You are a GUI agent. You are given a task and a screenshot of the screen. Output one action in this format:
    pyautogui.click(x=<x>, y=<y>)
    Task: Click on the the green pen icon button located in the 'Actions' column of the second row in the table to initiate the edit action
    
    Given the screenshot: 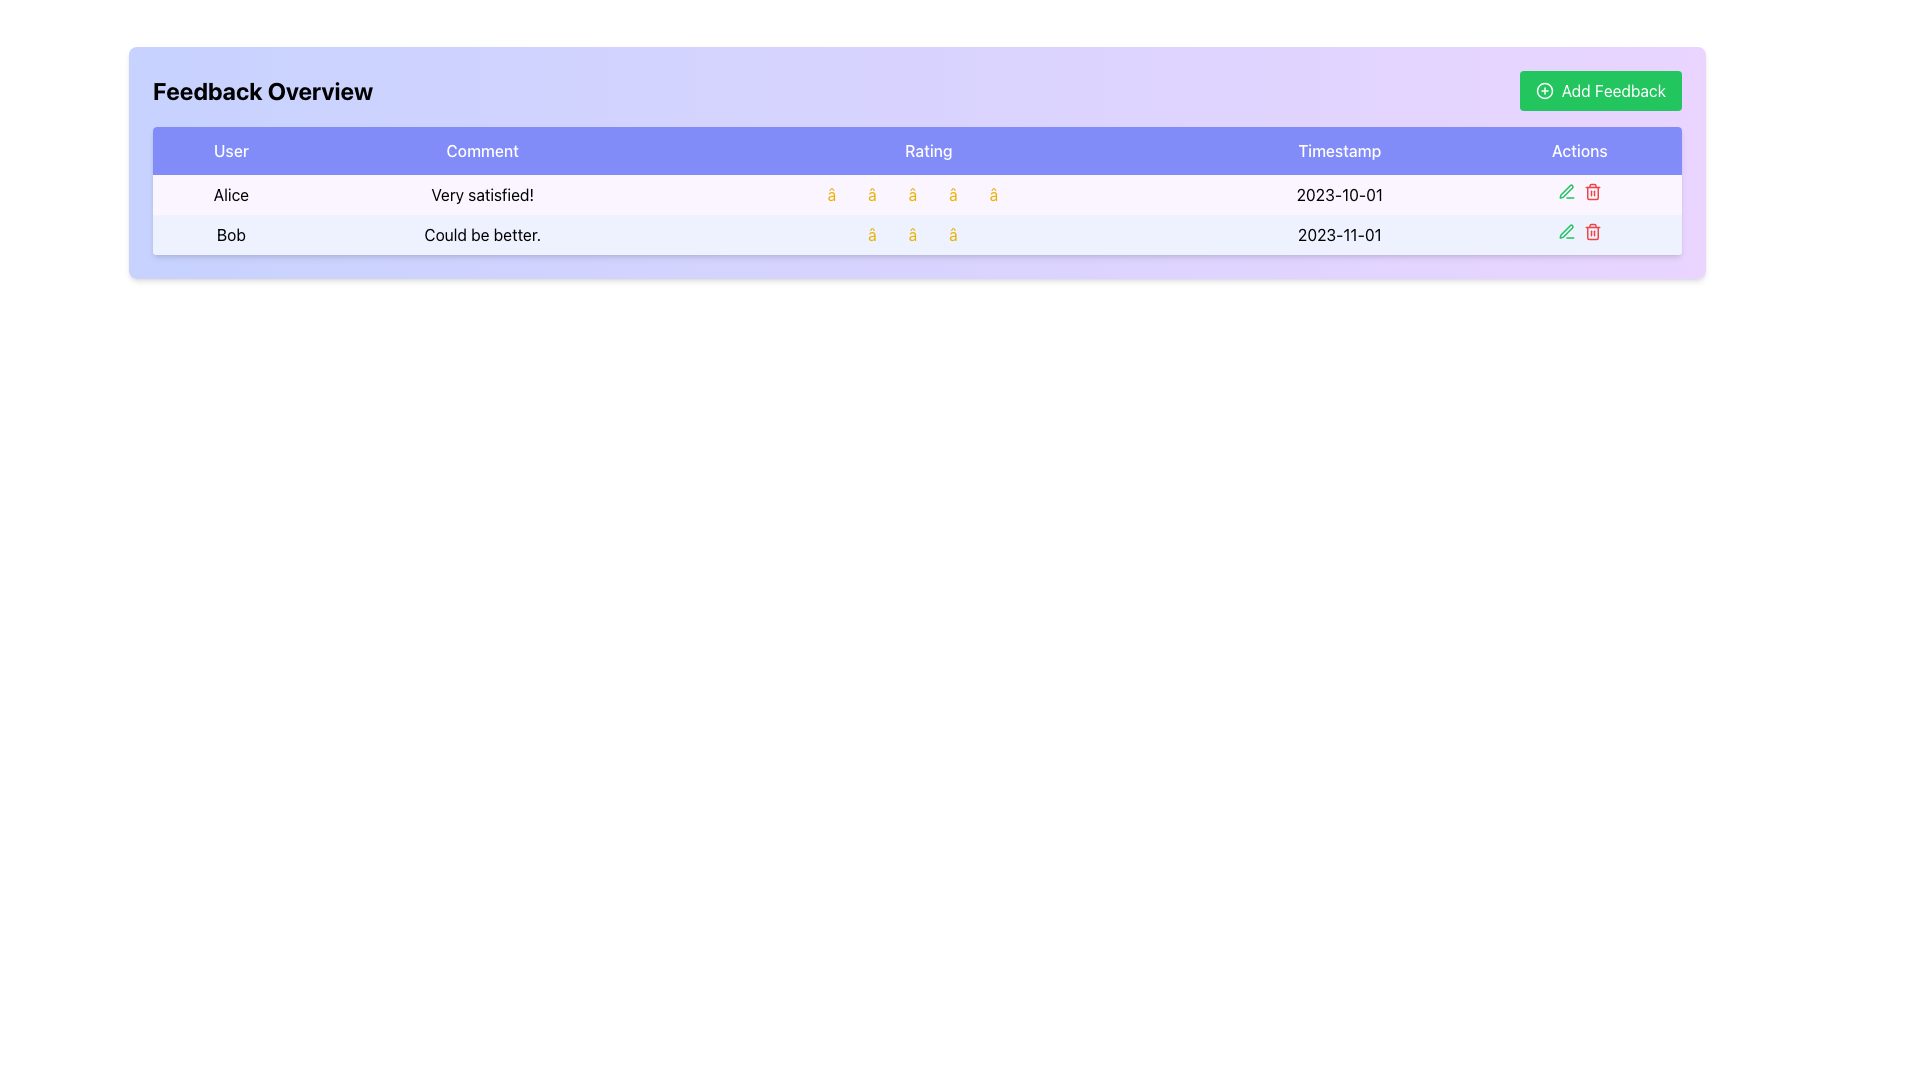 What is the action you would take?
    pyautogui.click(x=1564, y=192)
    